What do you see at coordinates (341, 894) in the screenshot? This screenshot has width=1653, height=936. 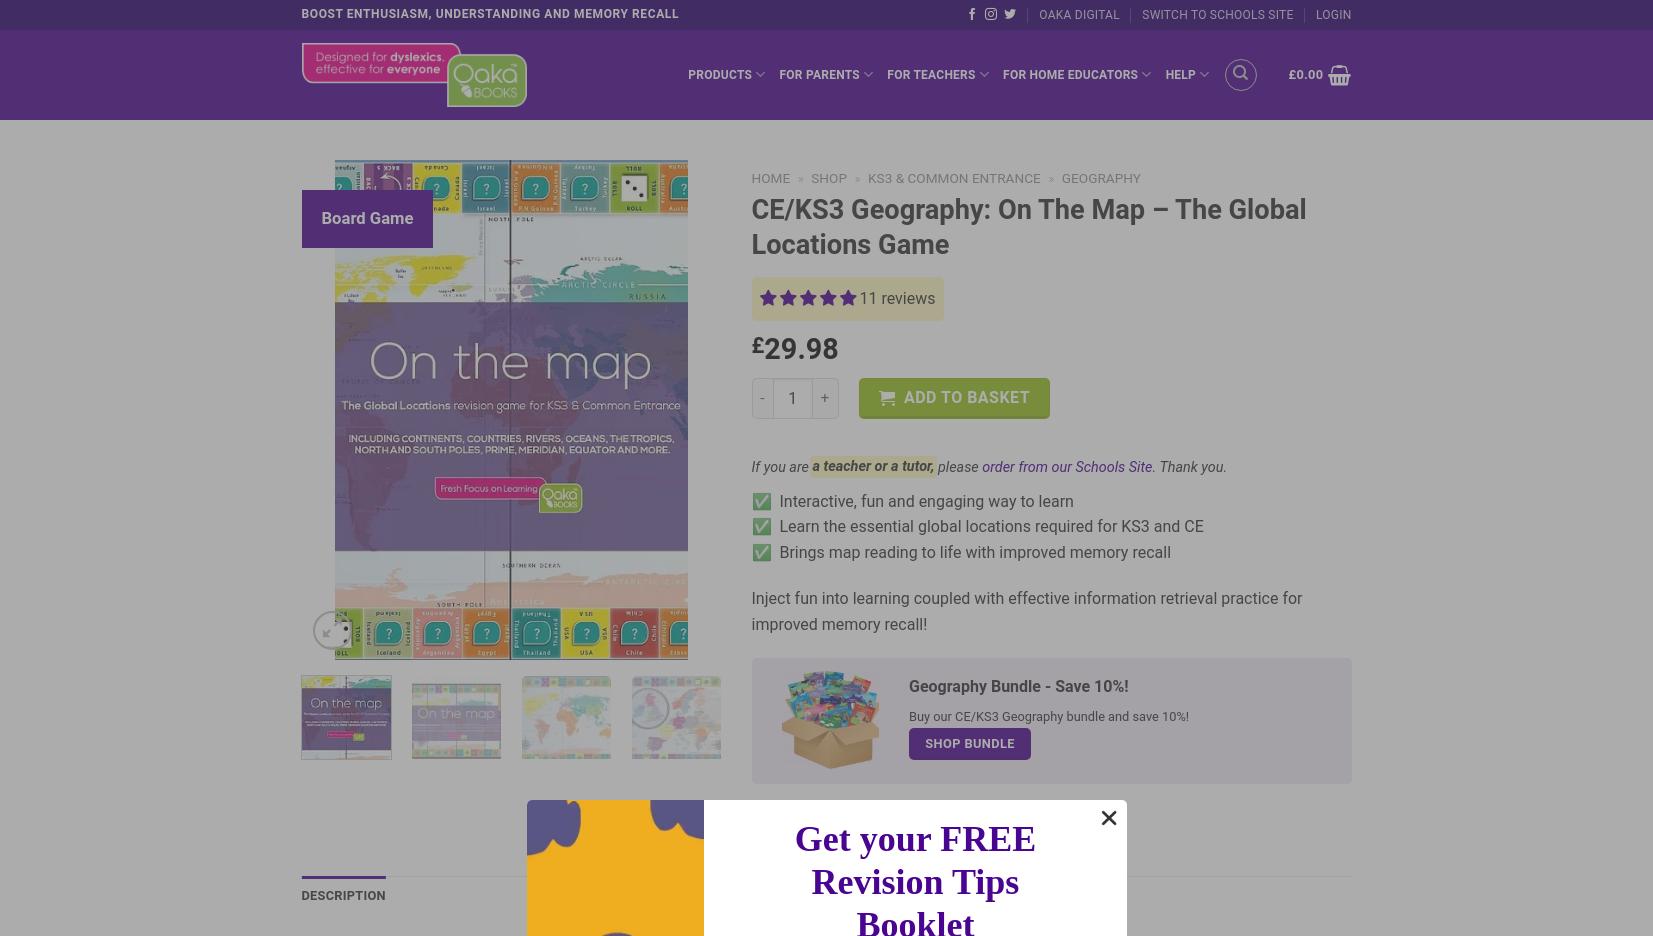 I see `'Description'` at bounding box center [341, 894].